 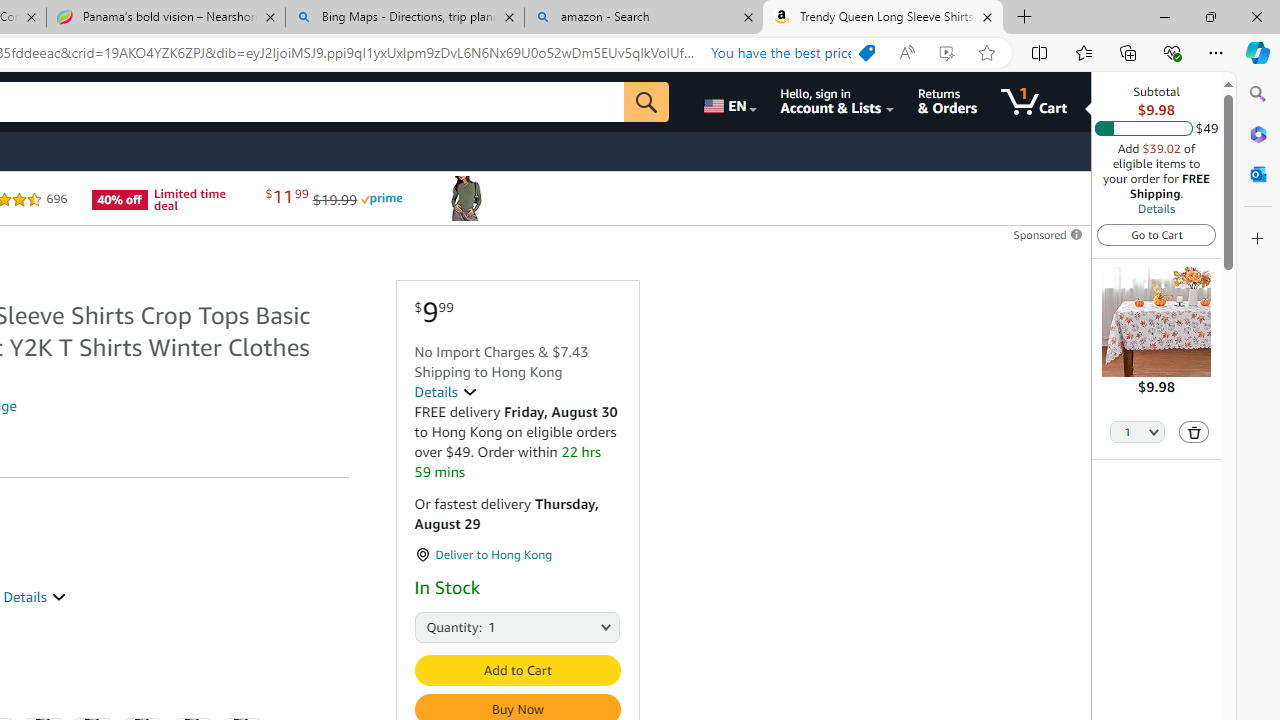 I want to click on 'amazon - Search', so click(x=643, y=17).